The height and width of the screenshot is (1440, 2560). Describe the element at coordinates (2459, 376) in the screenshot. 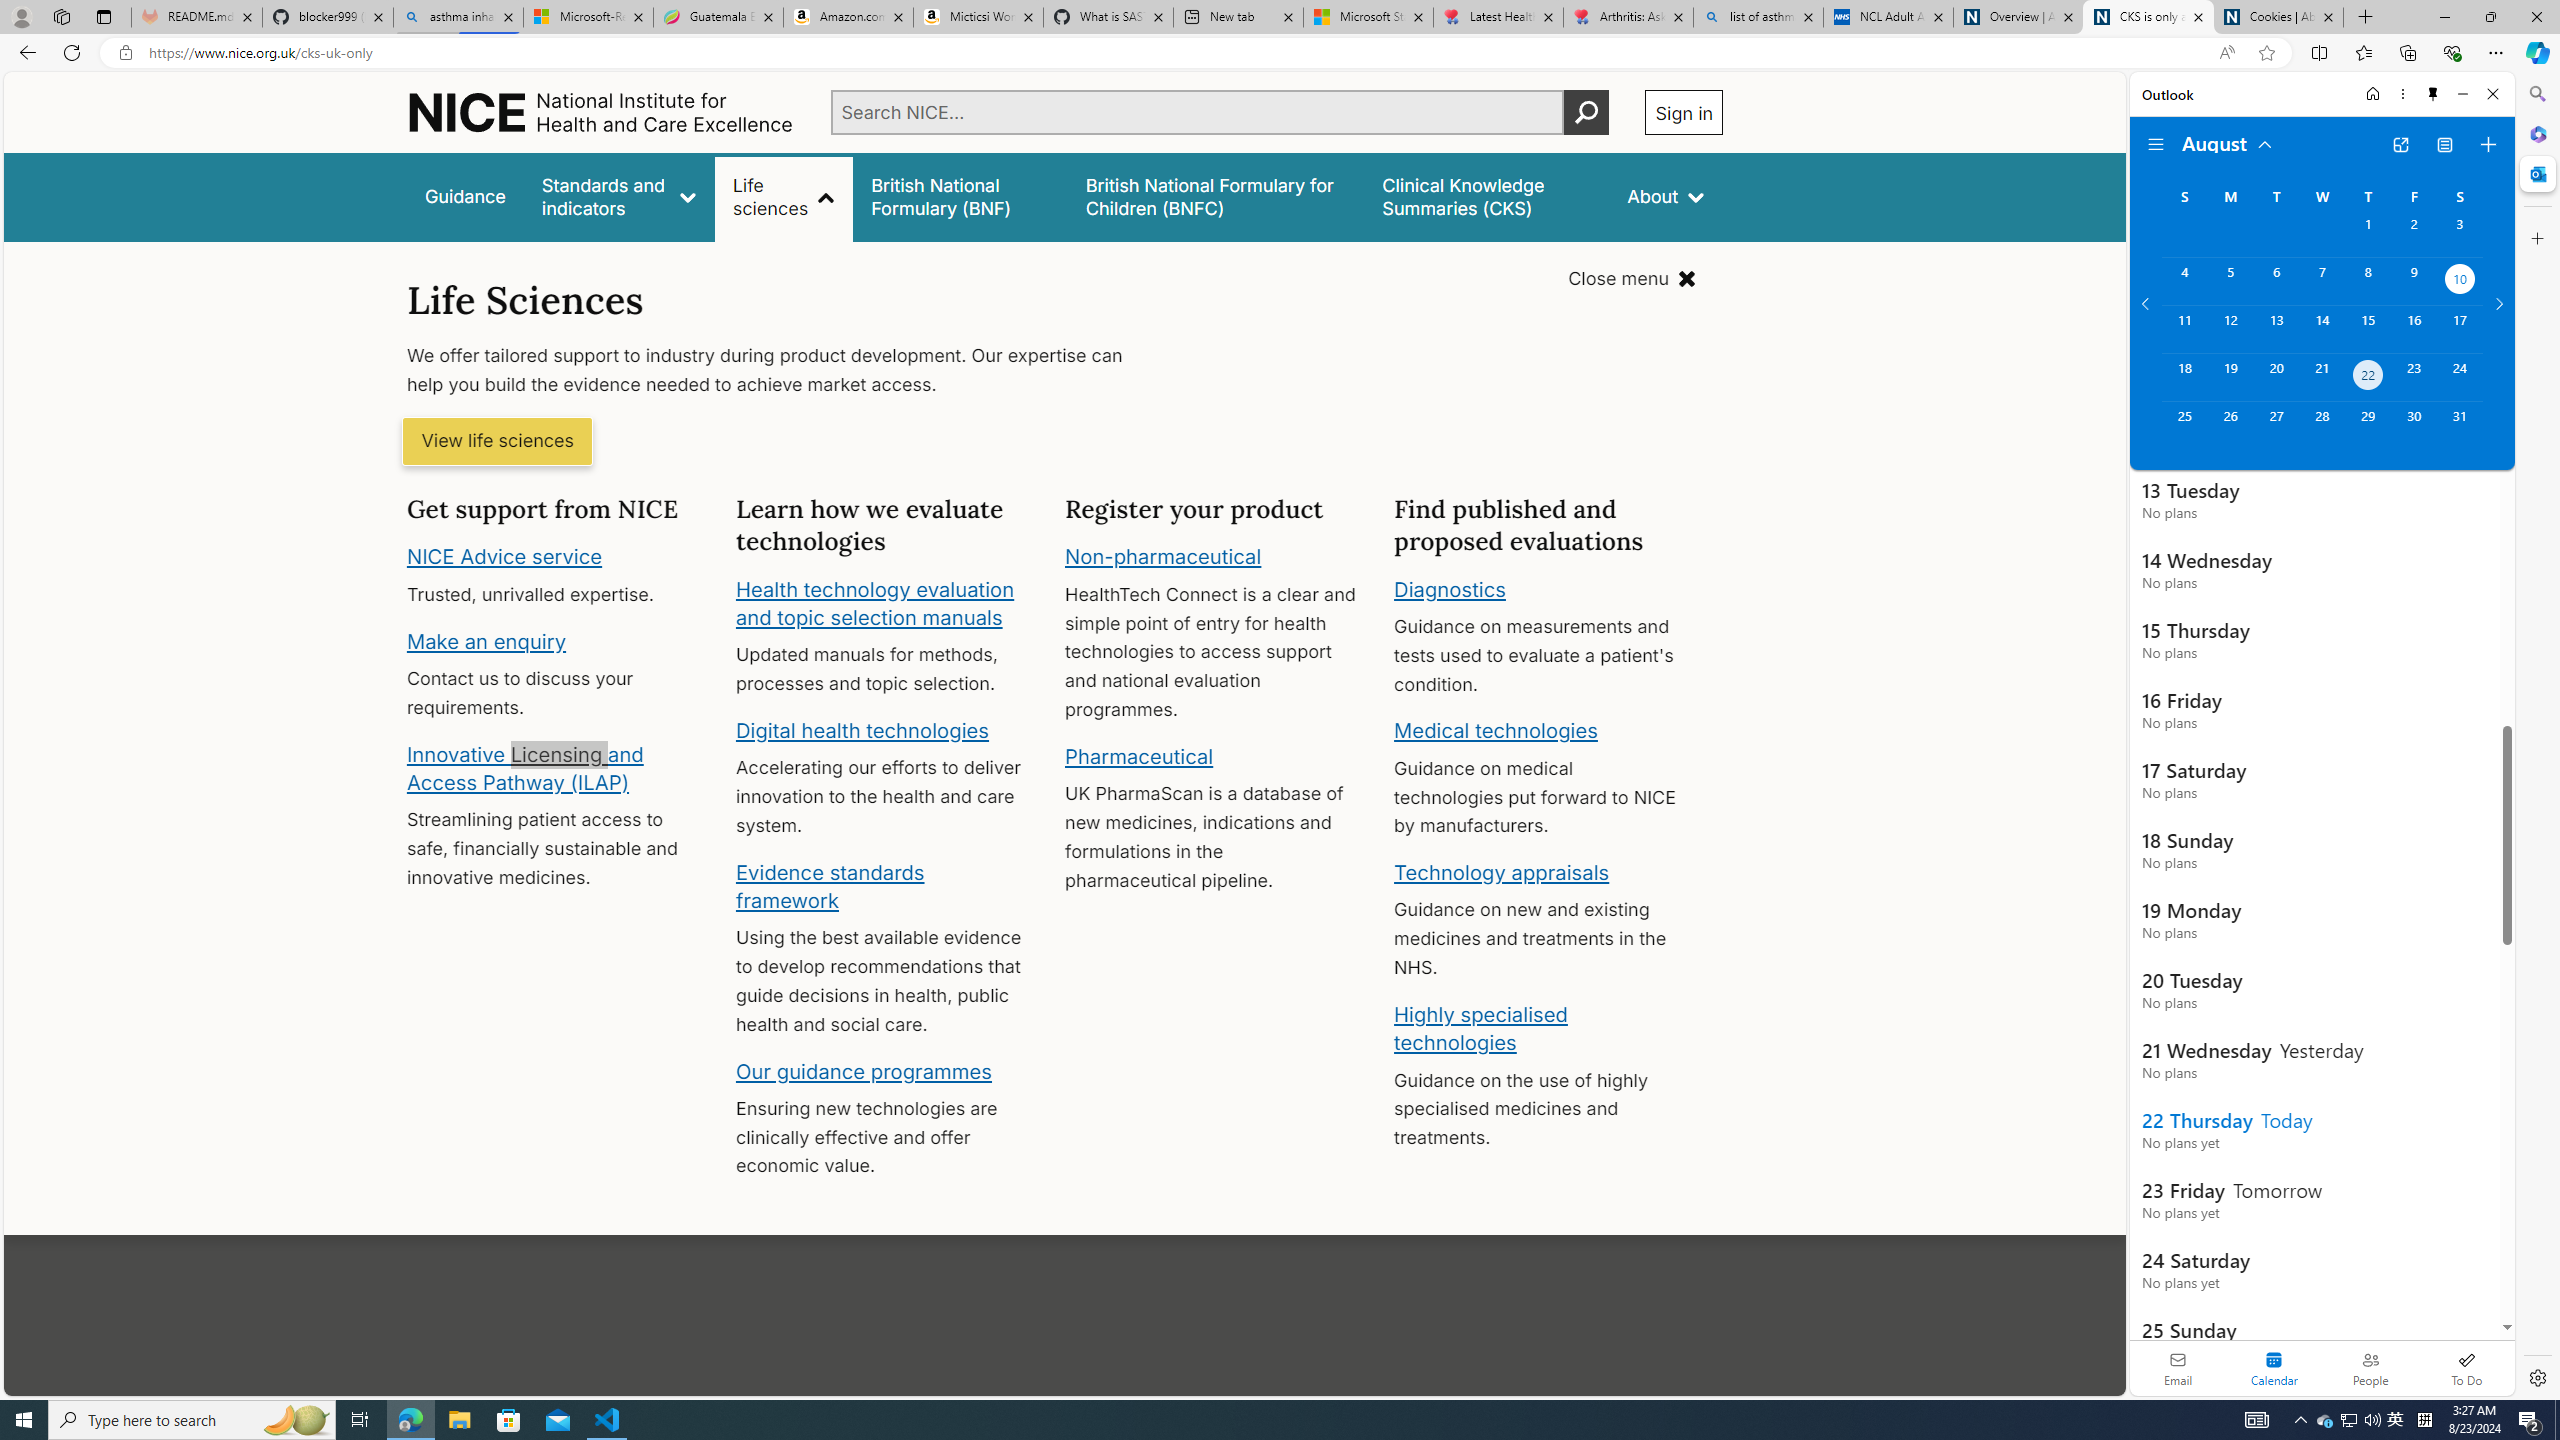

I see `'Saturday, August 24, 2024. '` at that location.